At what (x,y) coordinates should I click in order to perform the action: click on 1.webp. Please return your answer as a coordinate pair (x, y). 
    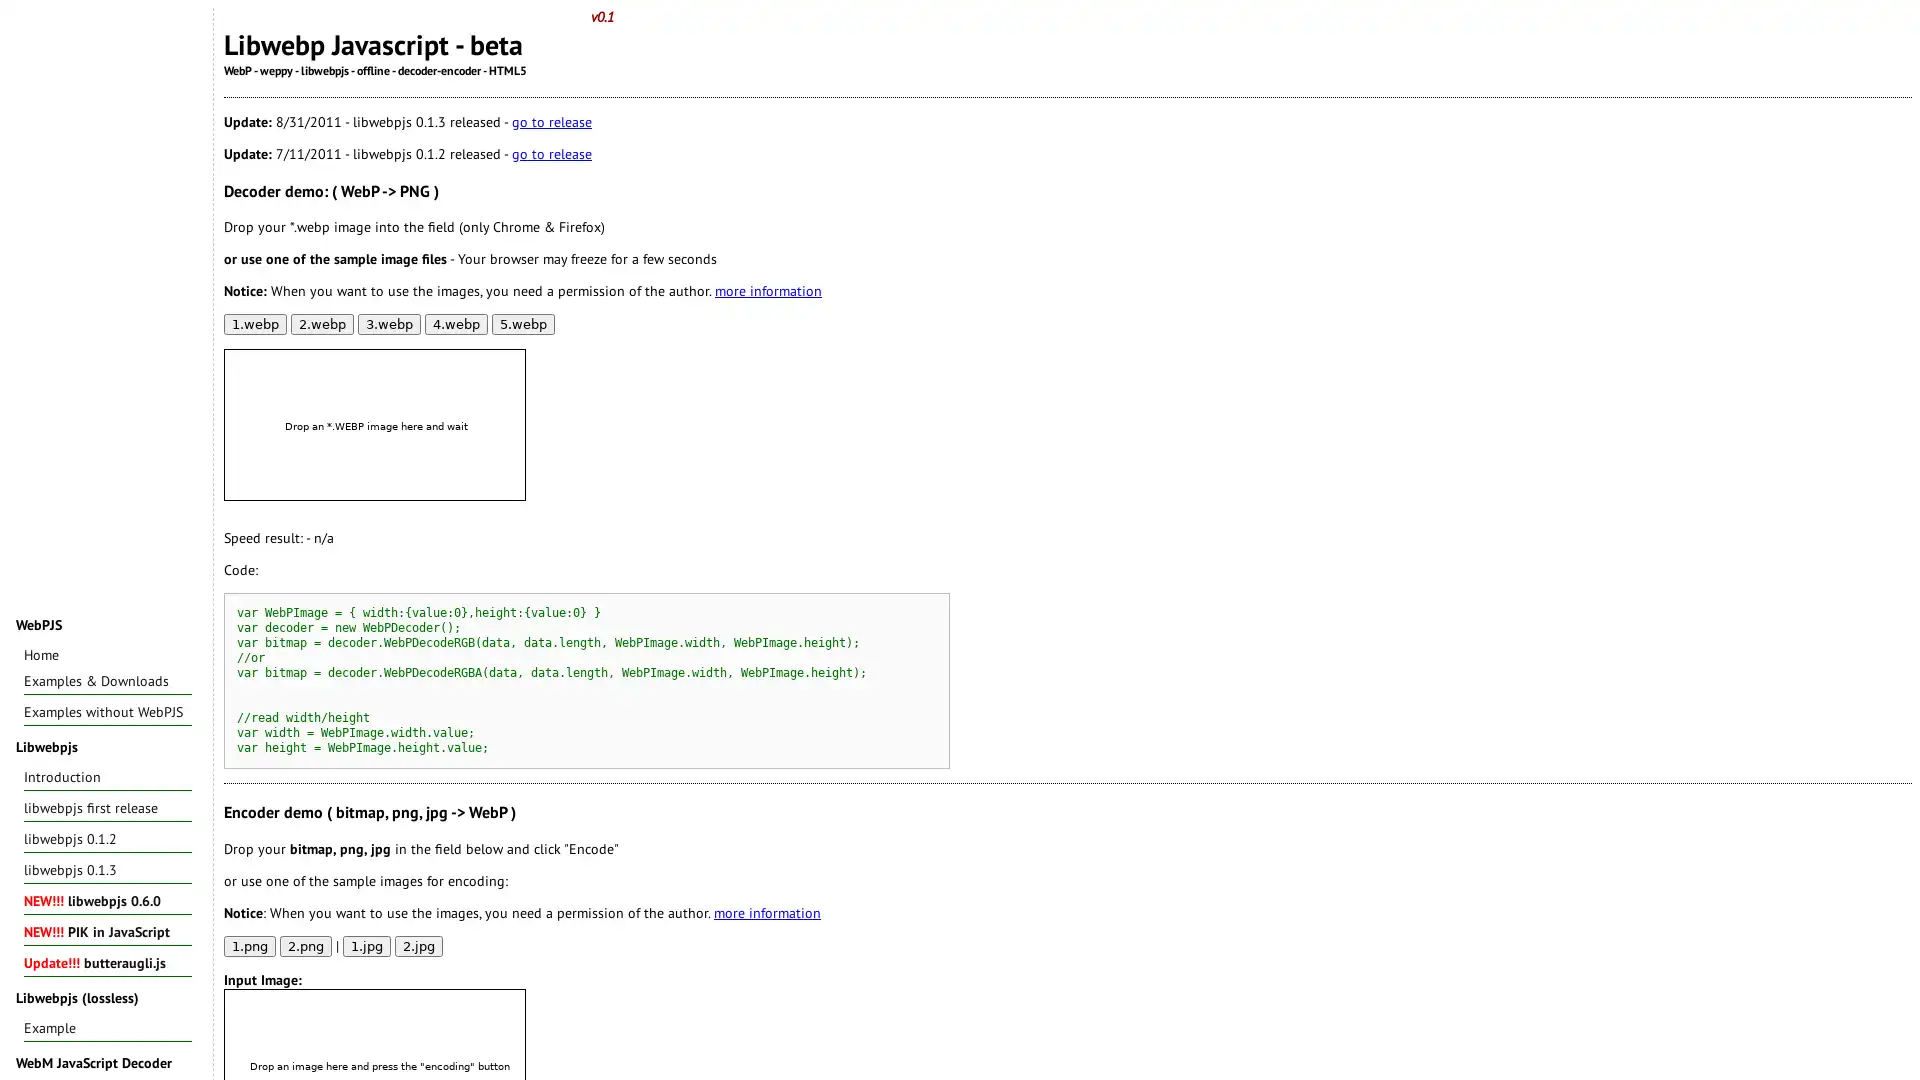
    Looking at the image, I should click on (254, 323).